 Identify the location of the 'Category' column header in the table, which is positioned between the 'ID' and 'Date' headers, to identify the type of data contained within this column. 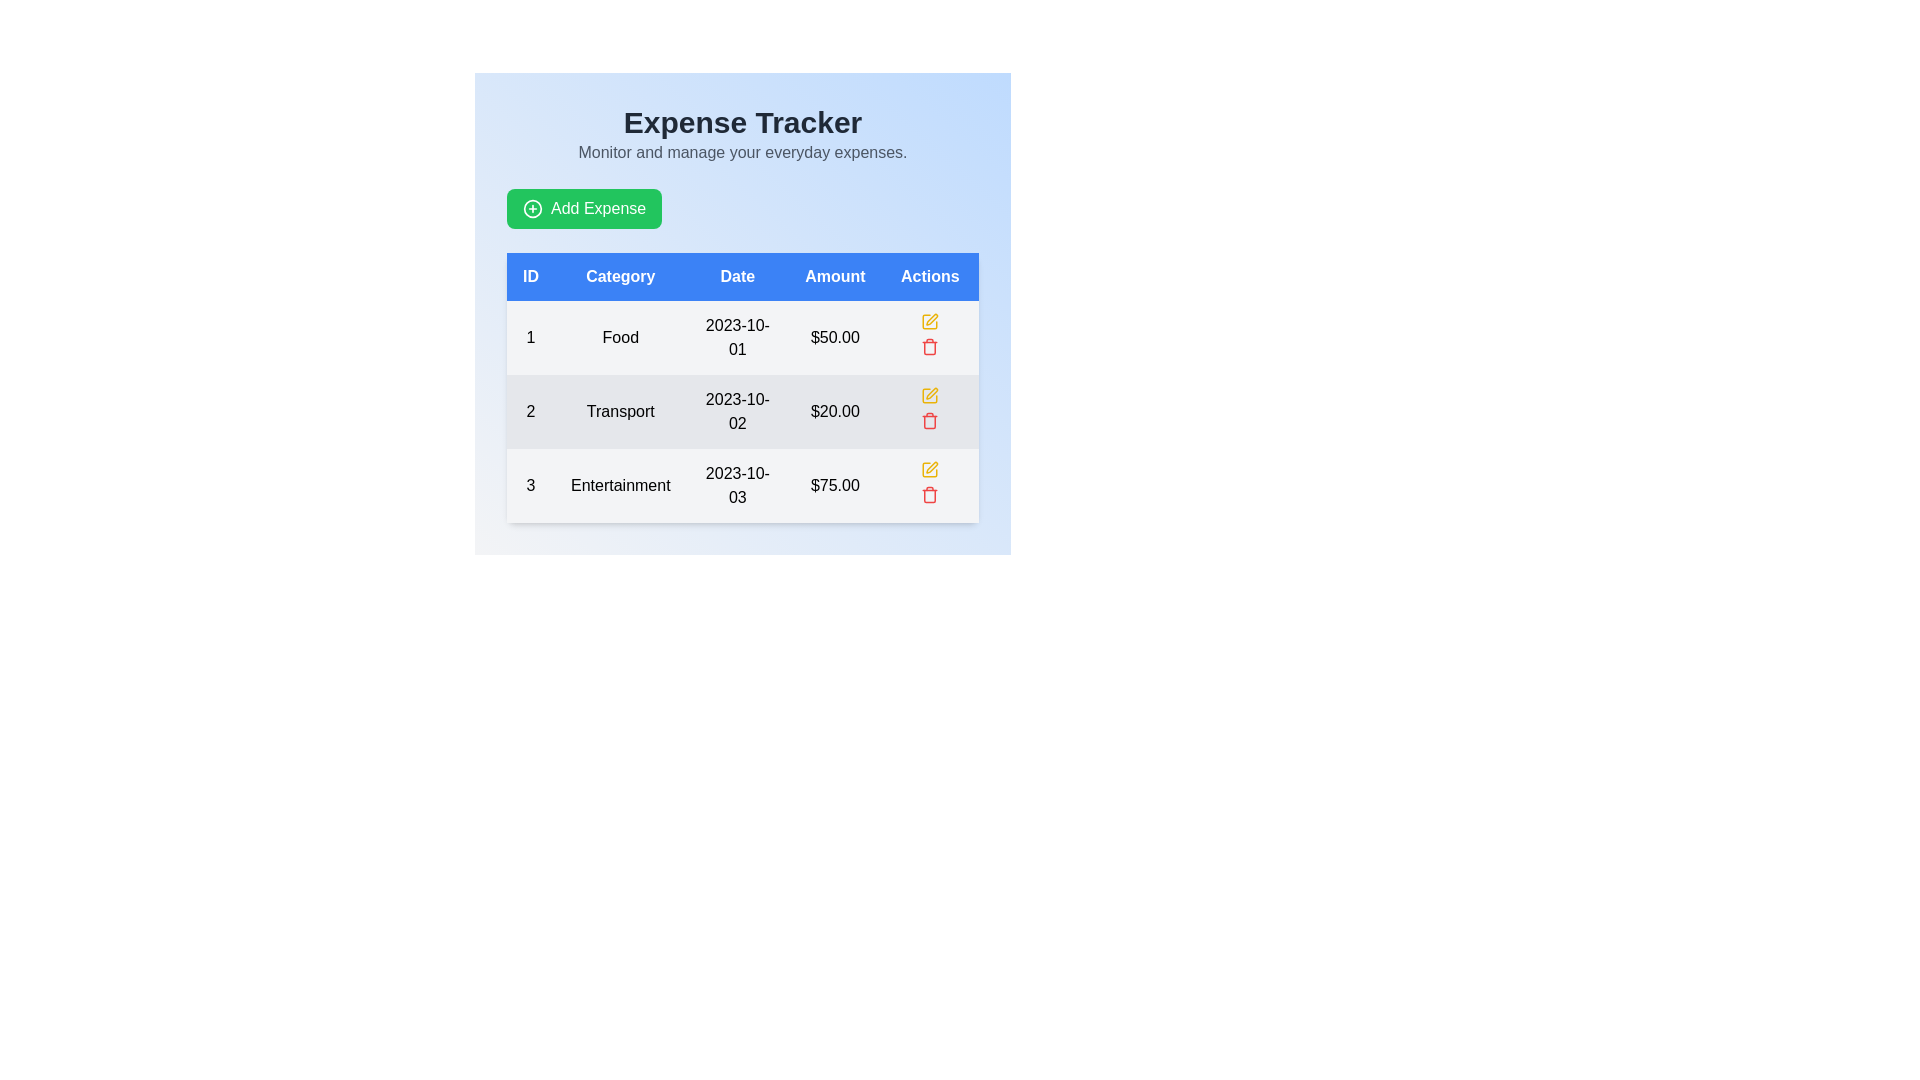
(619, 277).